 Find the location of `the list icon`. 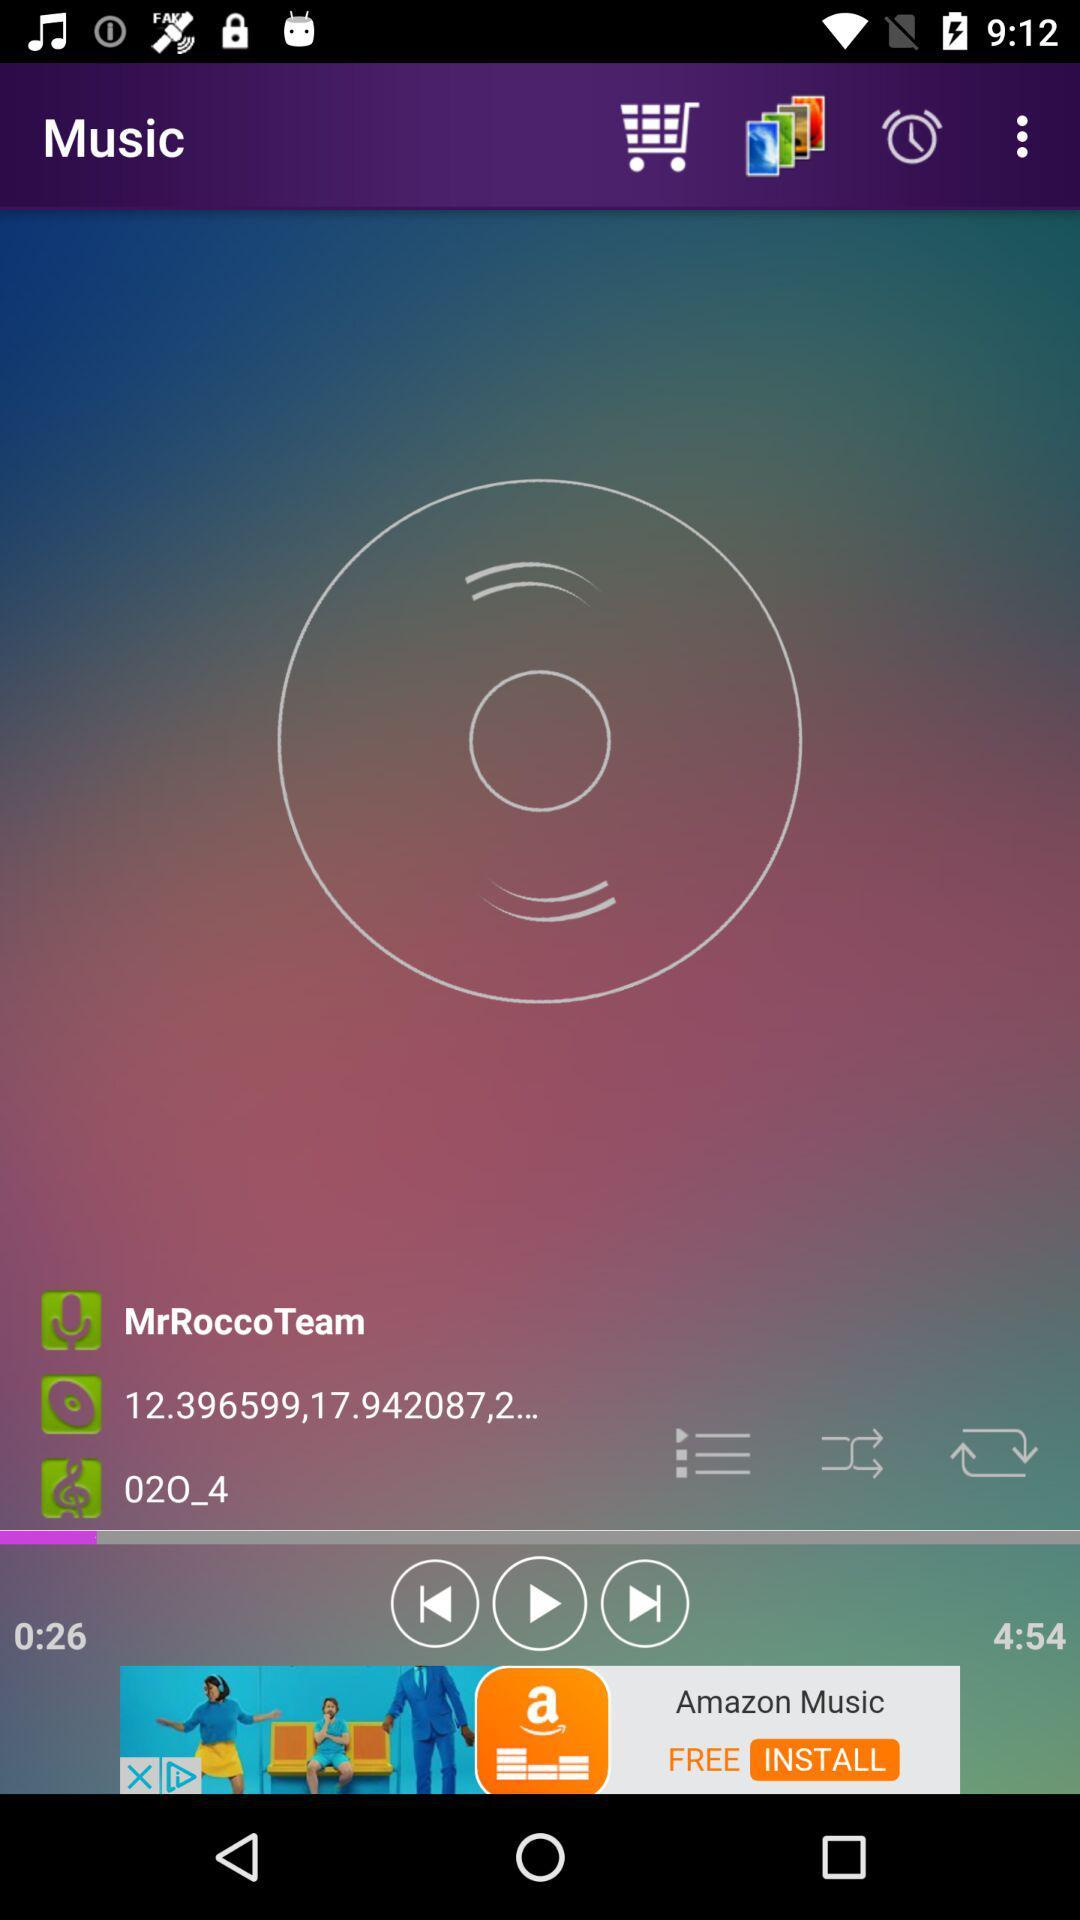

the list icon is located at coordinates (713, 1451).